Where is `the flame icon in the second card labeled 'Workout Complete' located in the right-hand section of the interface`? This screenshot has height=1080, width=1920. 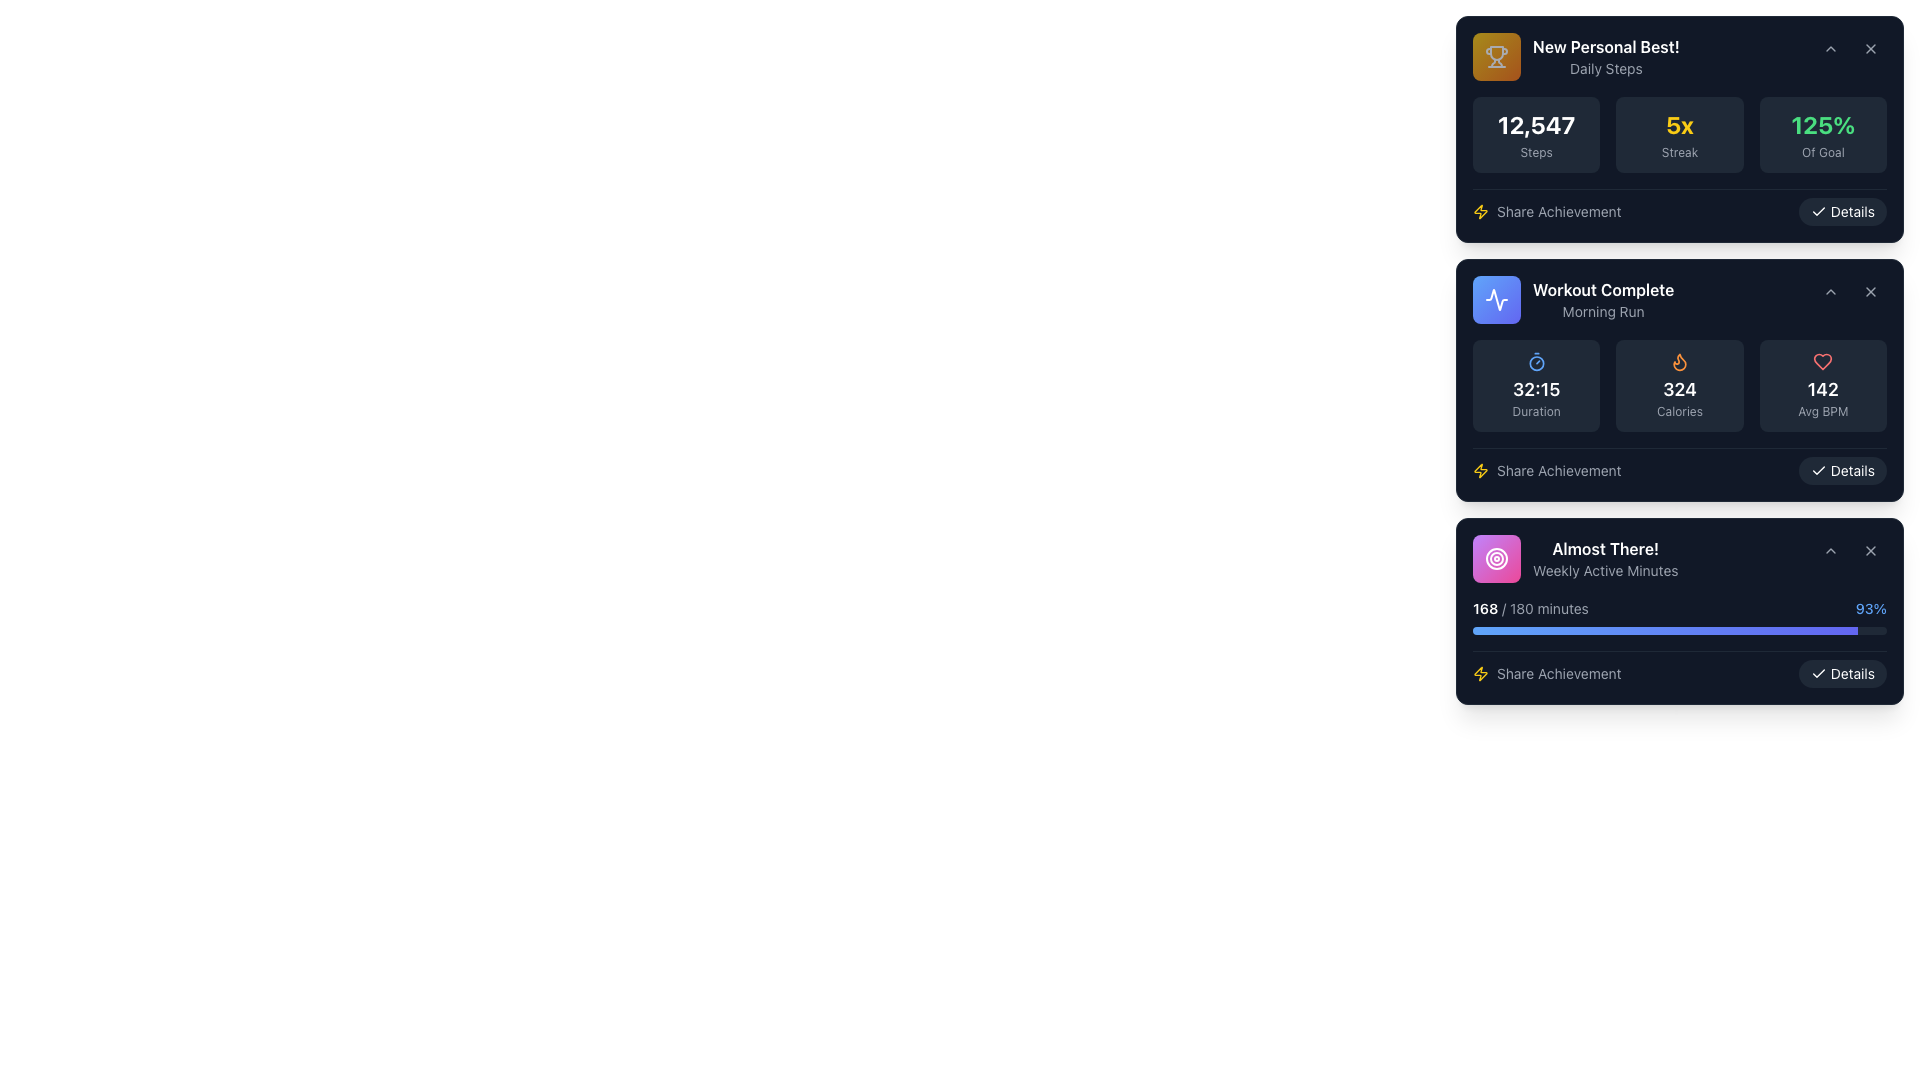 the flame icon in the second card labeled 'Workout Complete' located in the right-hand section of the interface is located at coordinates (1680, 362).